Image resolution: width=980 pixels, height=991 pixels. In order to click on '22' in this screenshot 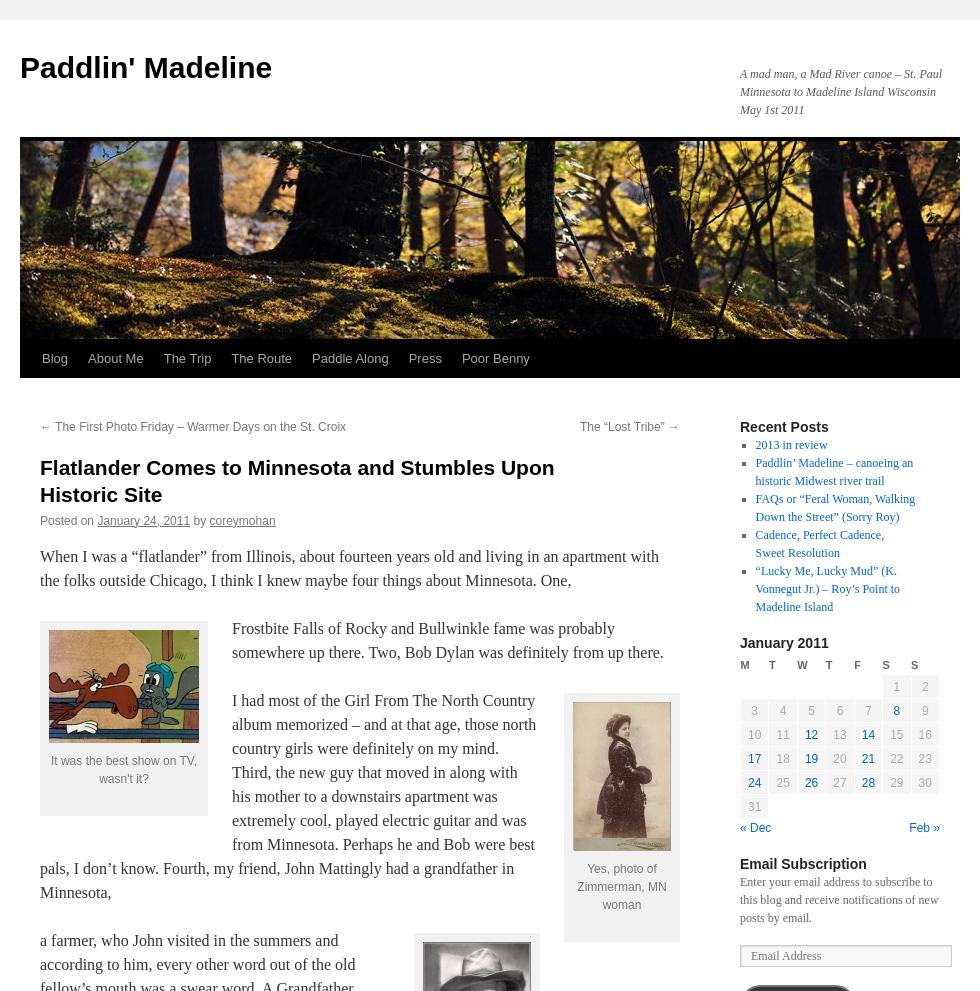, I will do `click(896, 758)`.